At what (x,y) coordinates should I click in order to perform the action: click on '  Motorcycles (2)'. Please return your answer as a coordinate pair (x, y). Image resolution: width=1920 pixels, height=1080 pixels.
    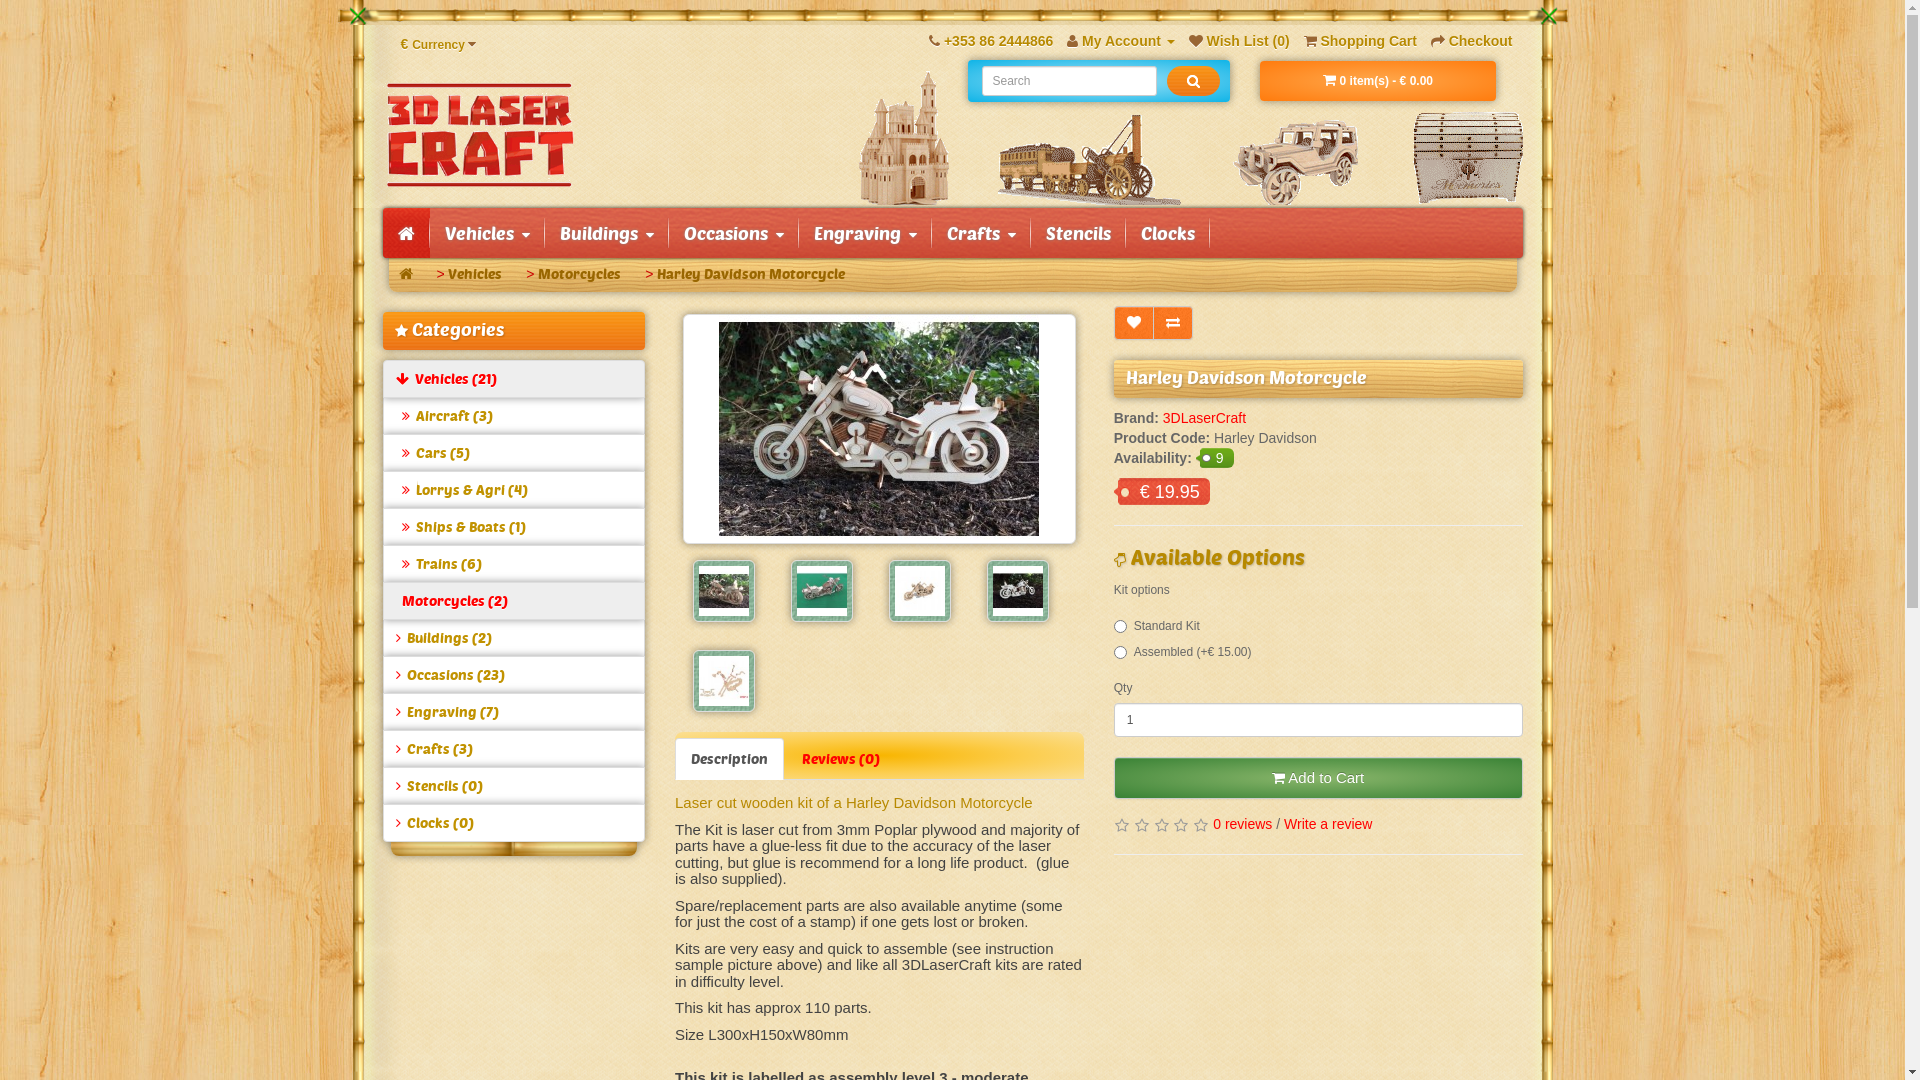
    Looking at the image, I should click on (382, 600).